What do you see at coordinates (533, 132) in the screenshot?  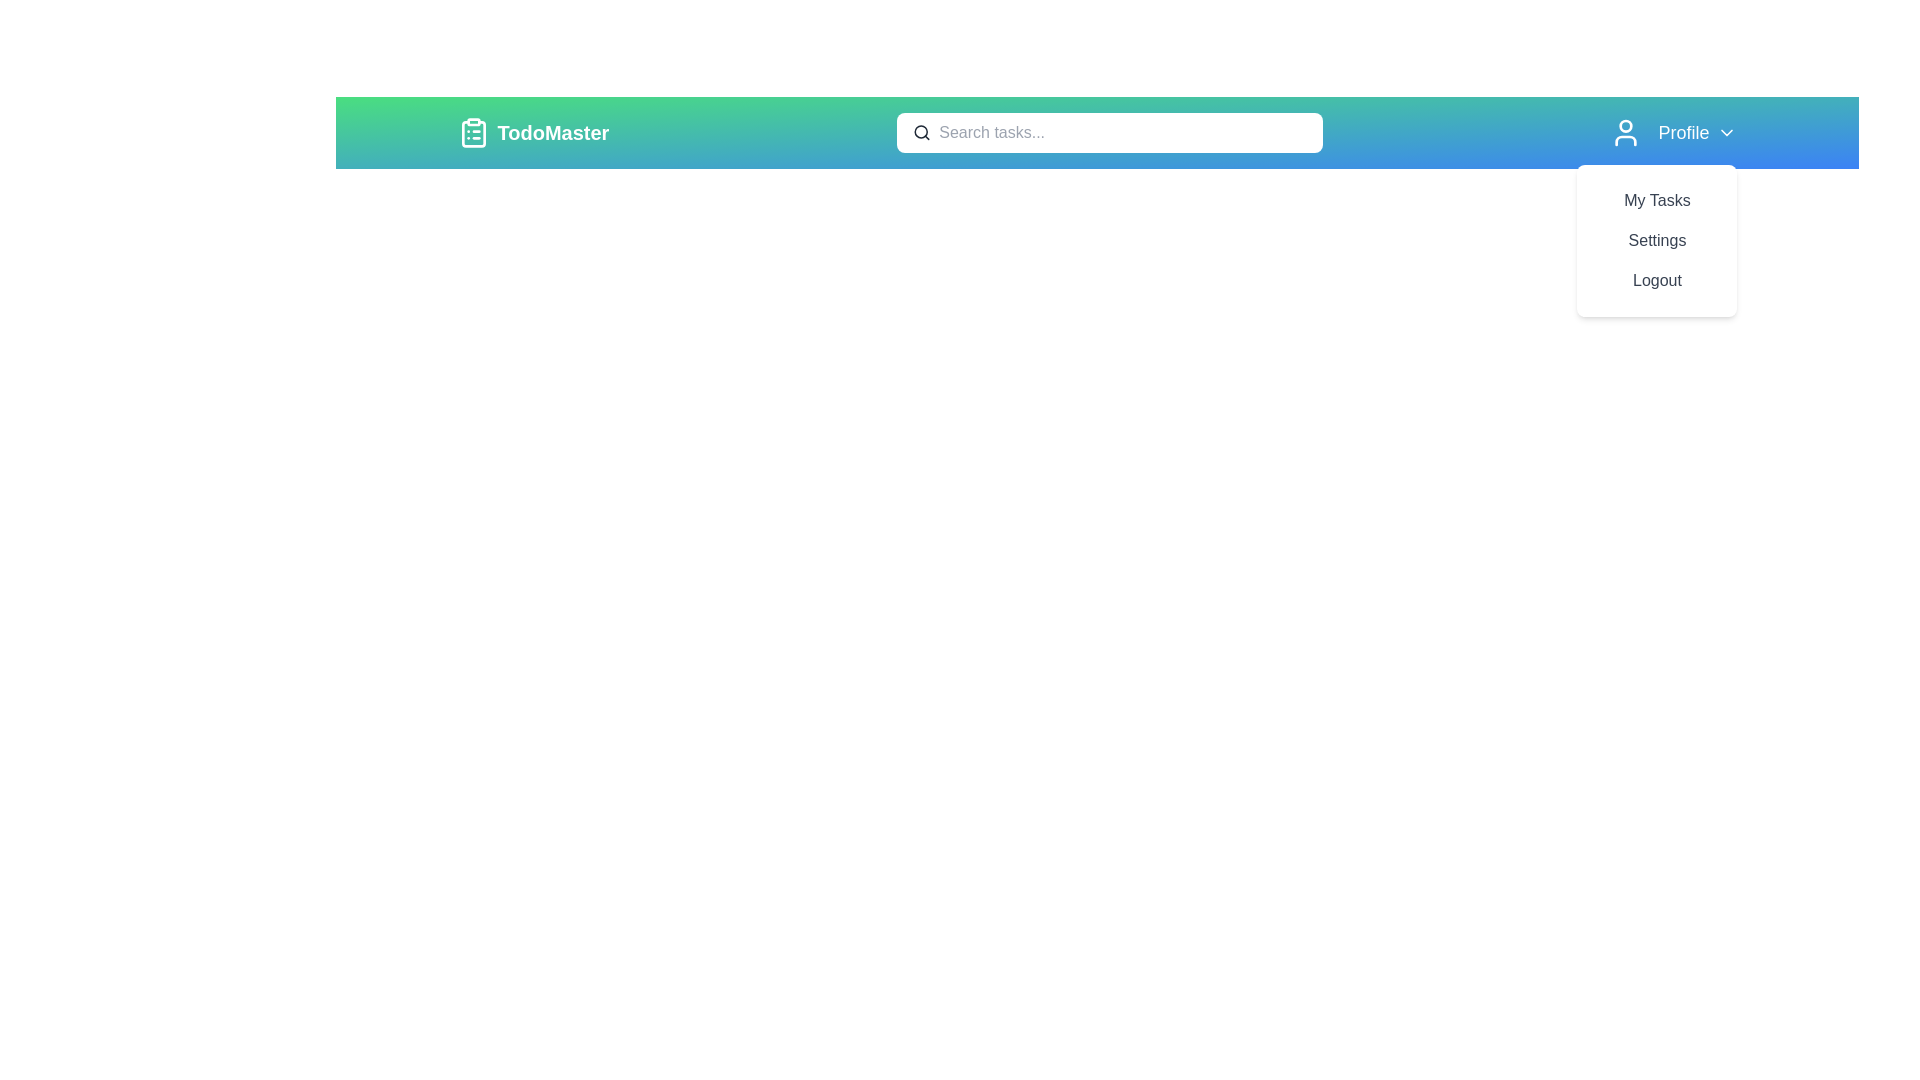 I see `the brand logo and application name displayed on the far-left side of the header bar, which is static and non-interactive` at bounding box center [533, 132].